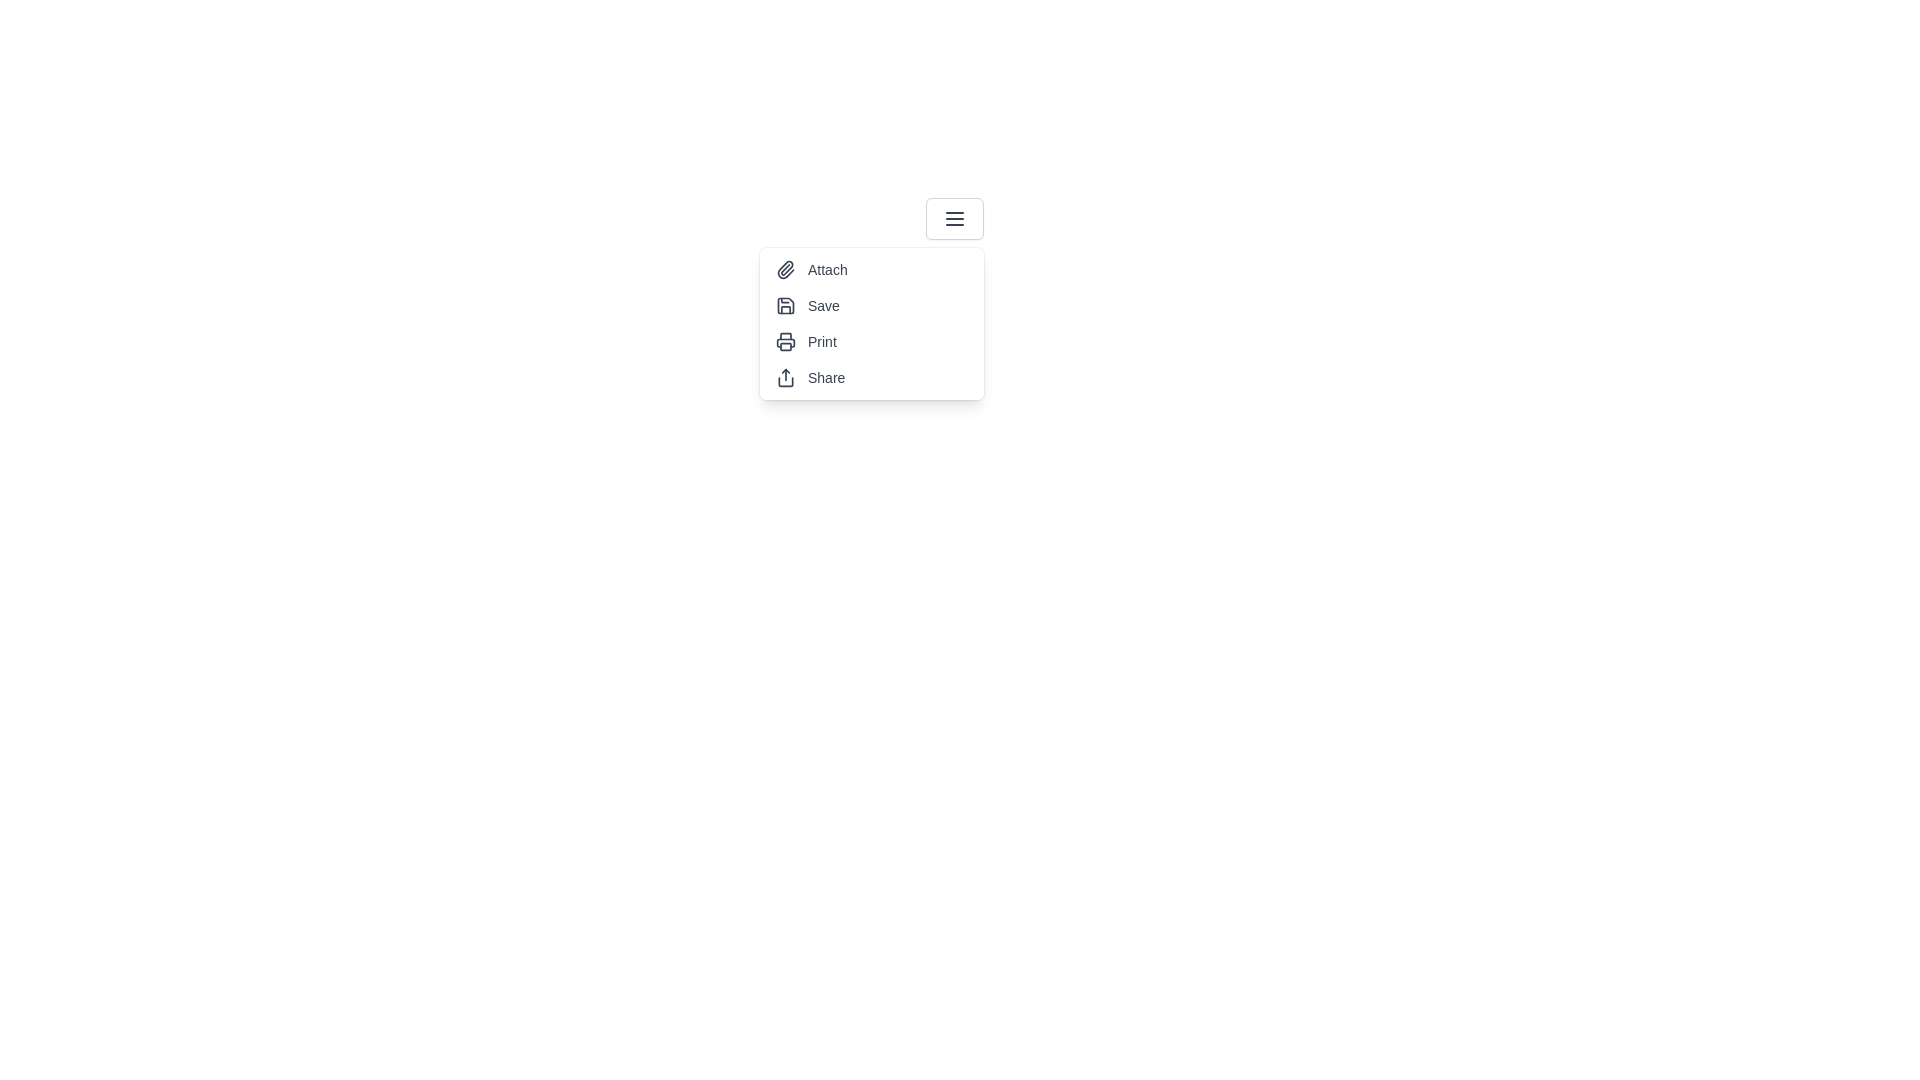 The image size is (1920, 1080). Describe the element at coordinates (785, 305) in the screenshot. I see `the save icon resembling a stylized floppy disk located in the second row of the menu next to the 'Save' label` at that location.